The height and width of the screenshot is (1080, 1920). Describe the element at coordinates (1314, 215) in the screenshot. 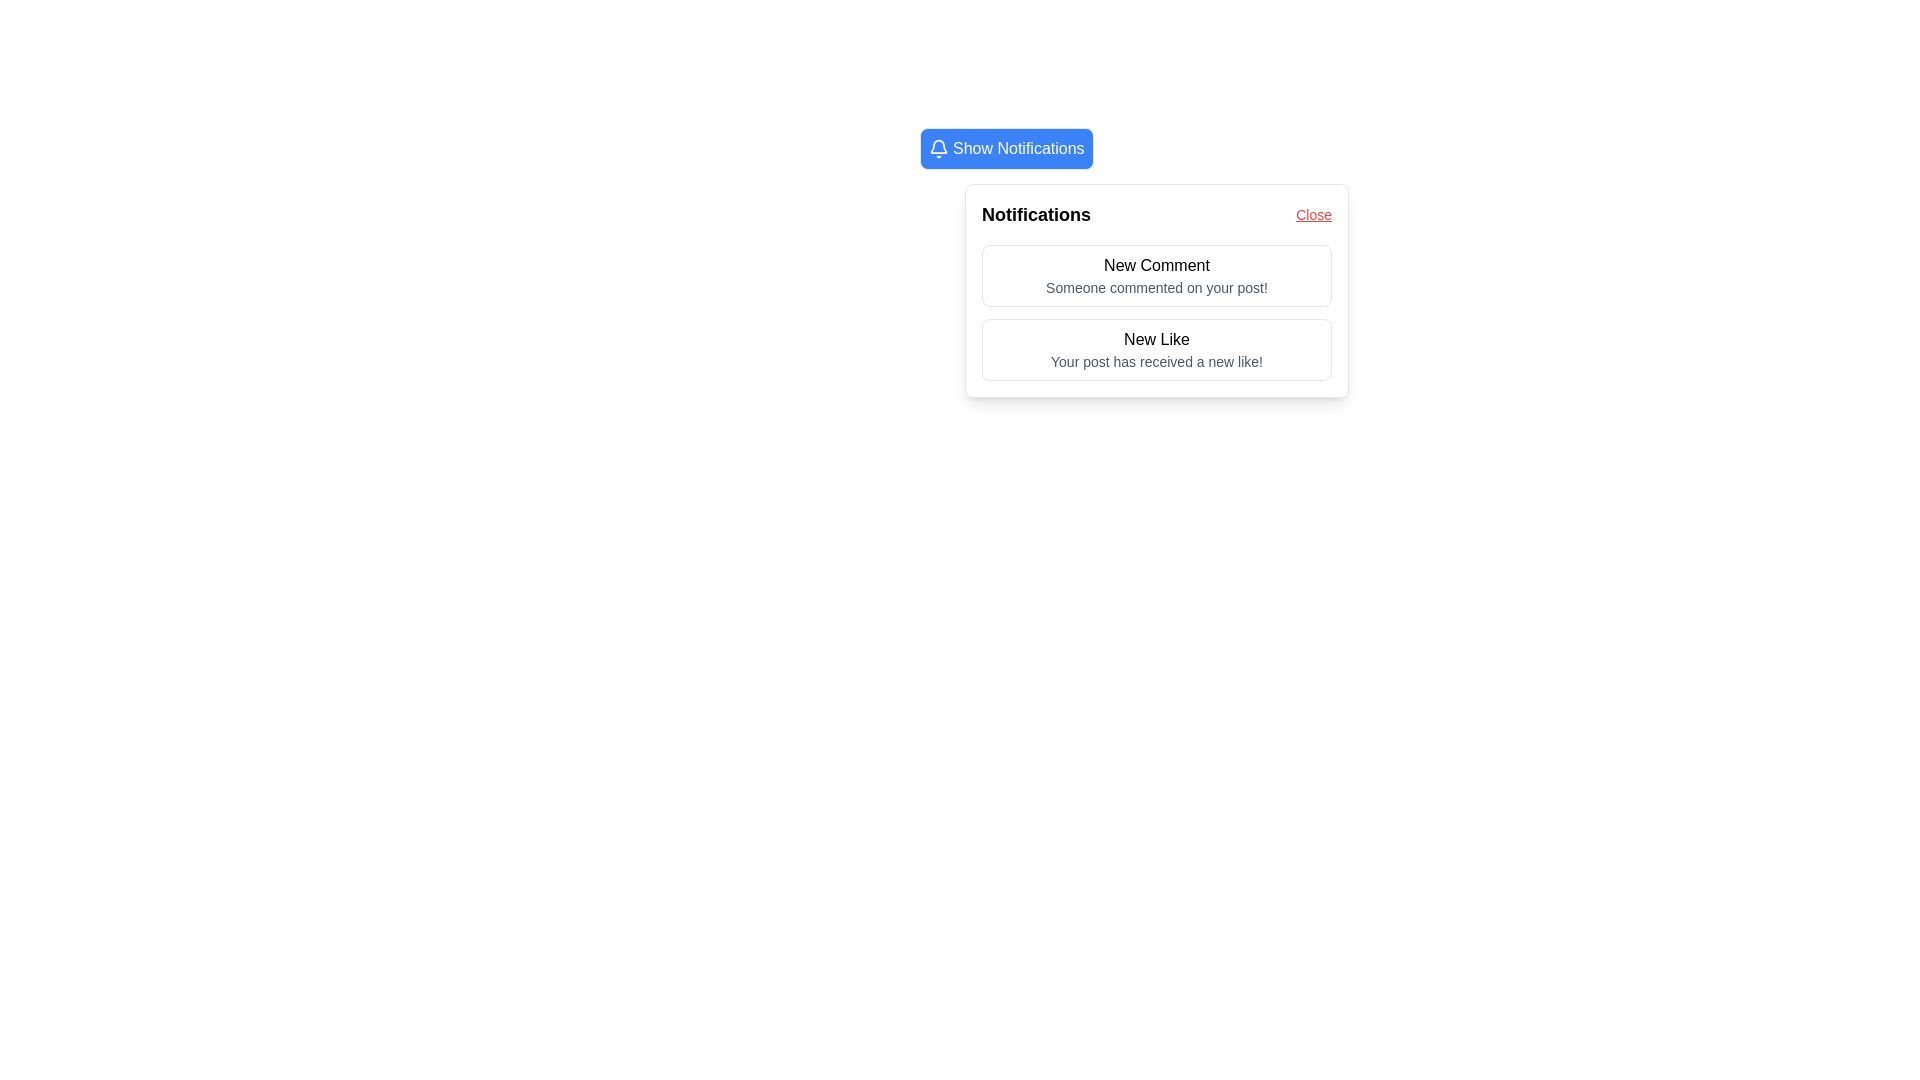

I see `the 'Close' Text Button located in the upper right corner of the notification panel` at that location.